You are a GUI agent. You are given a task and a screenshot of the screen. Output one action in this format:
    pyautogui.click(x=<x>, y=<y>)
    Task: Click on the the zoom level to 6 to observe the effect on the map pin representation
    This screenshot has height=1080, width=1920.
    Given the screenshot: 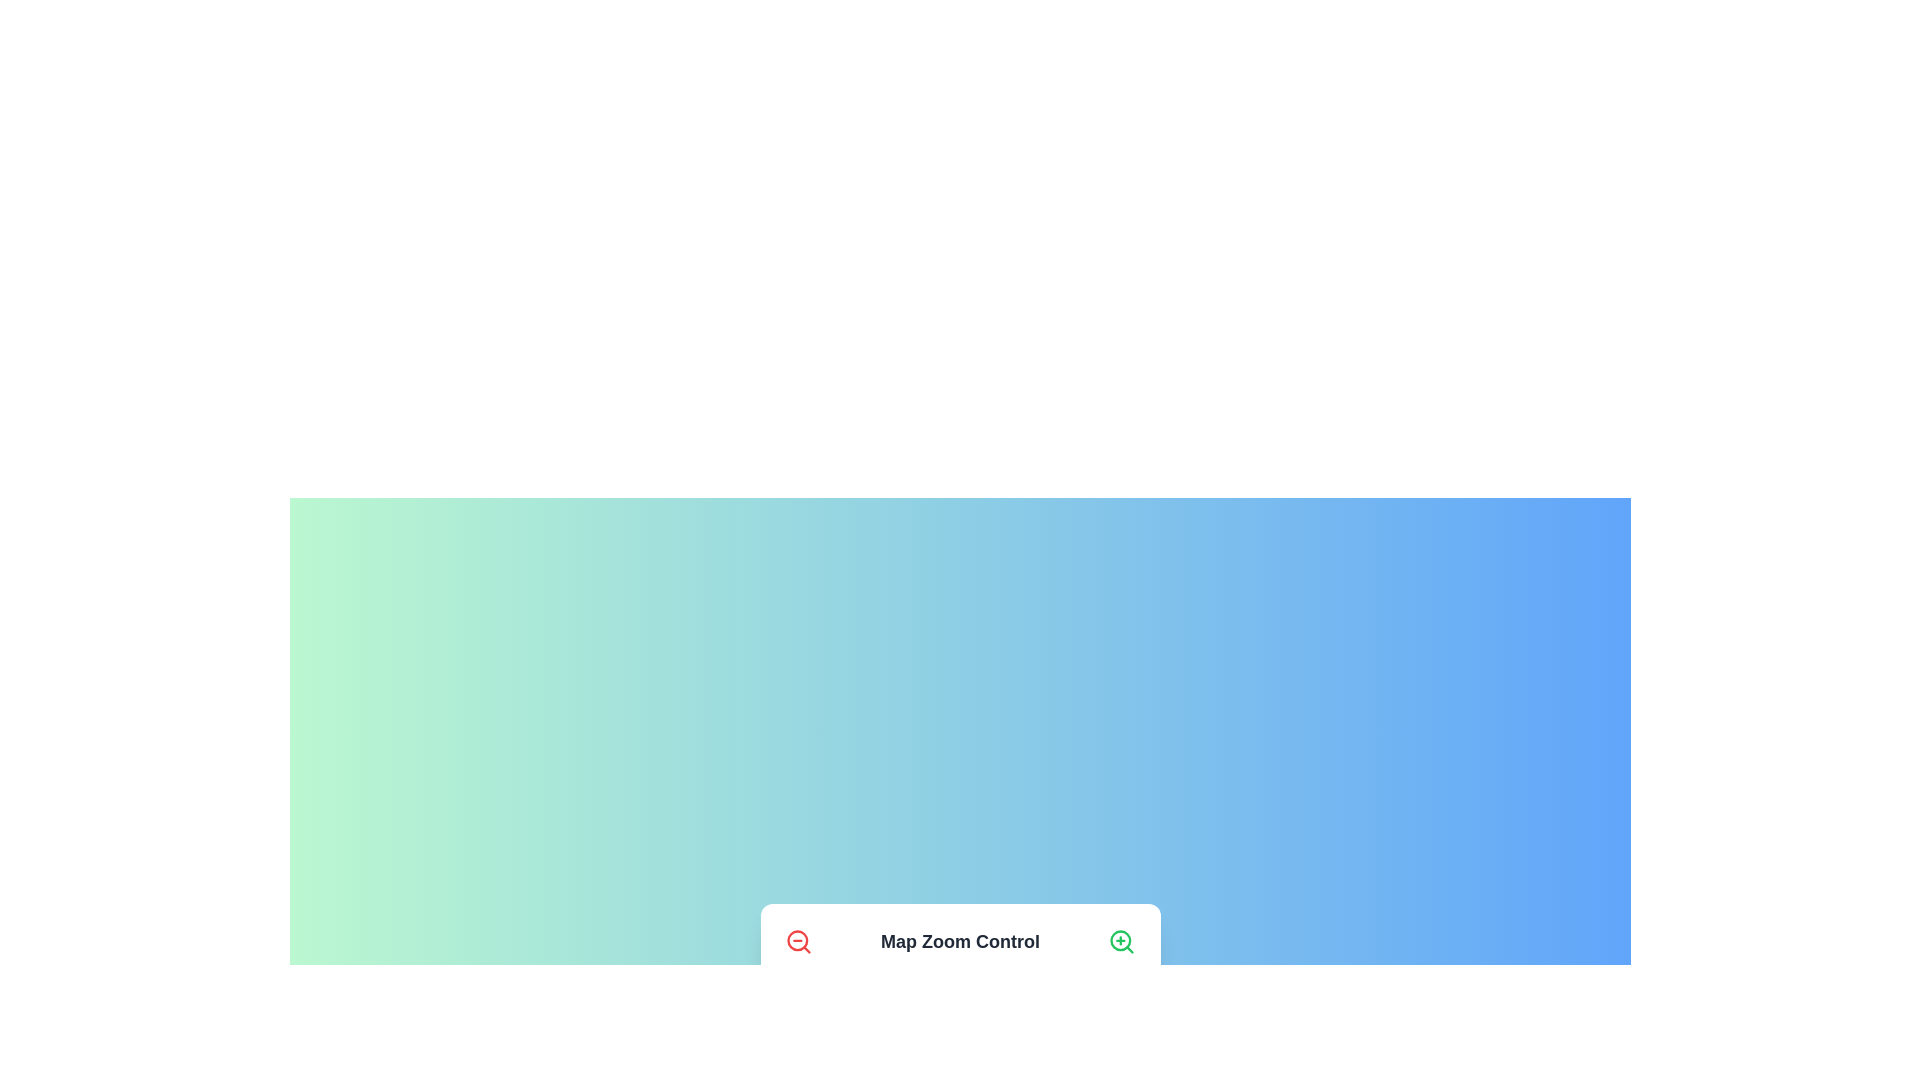 What is the action you would take?
    pyautogui.click(x=979, y=1003)
    